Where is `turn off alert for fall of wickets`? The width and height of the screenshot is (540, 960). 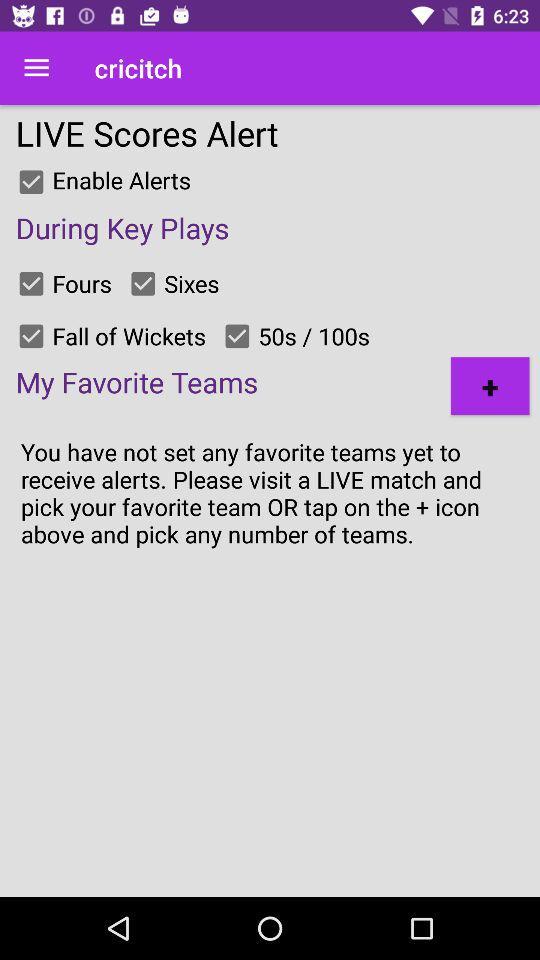
turn off alert for fall of wickets is located at coordinates (30, 336).